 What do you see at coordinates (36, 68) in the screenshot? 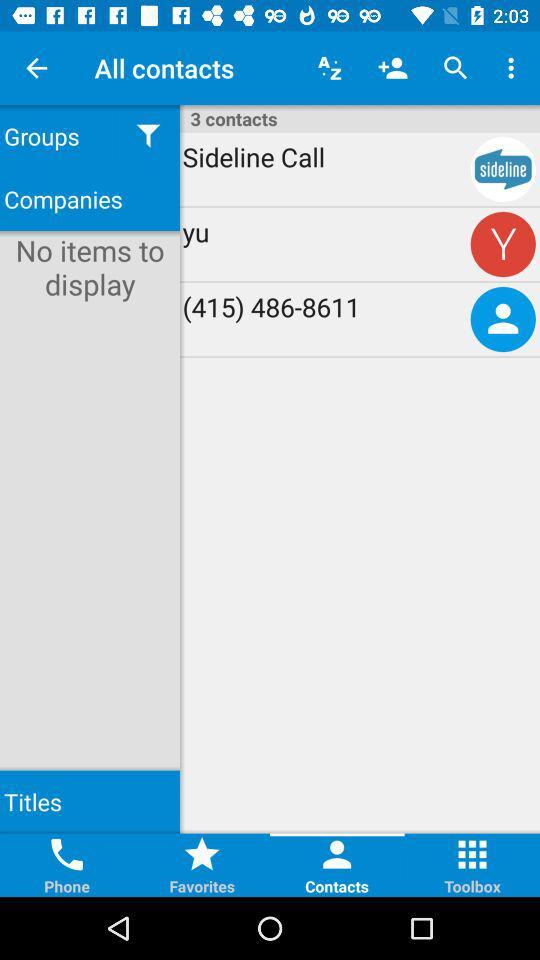
I see `icon to the left of all contacts item` at bounding box center [36, 68].